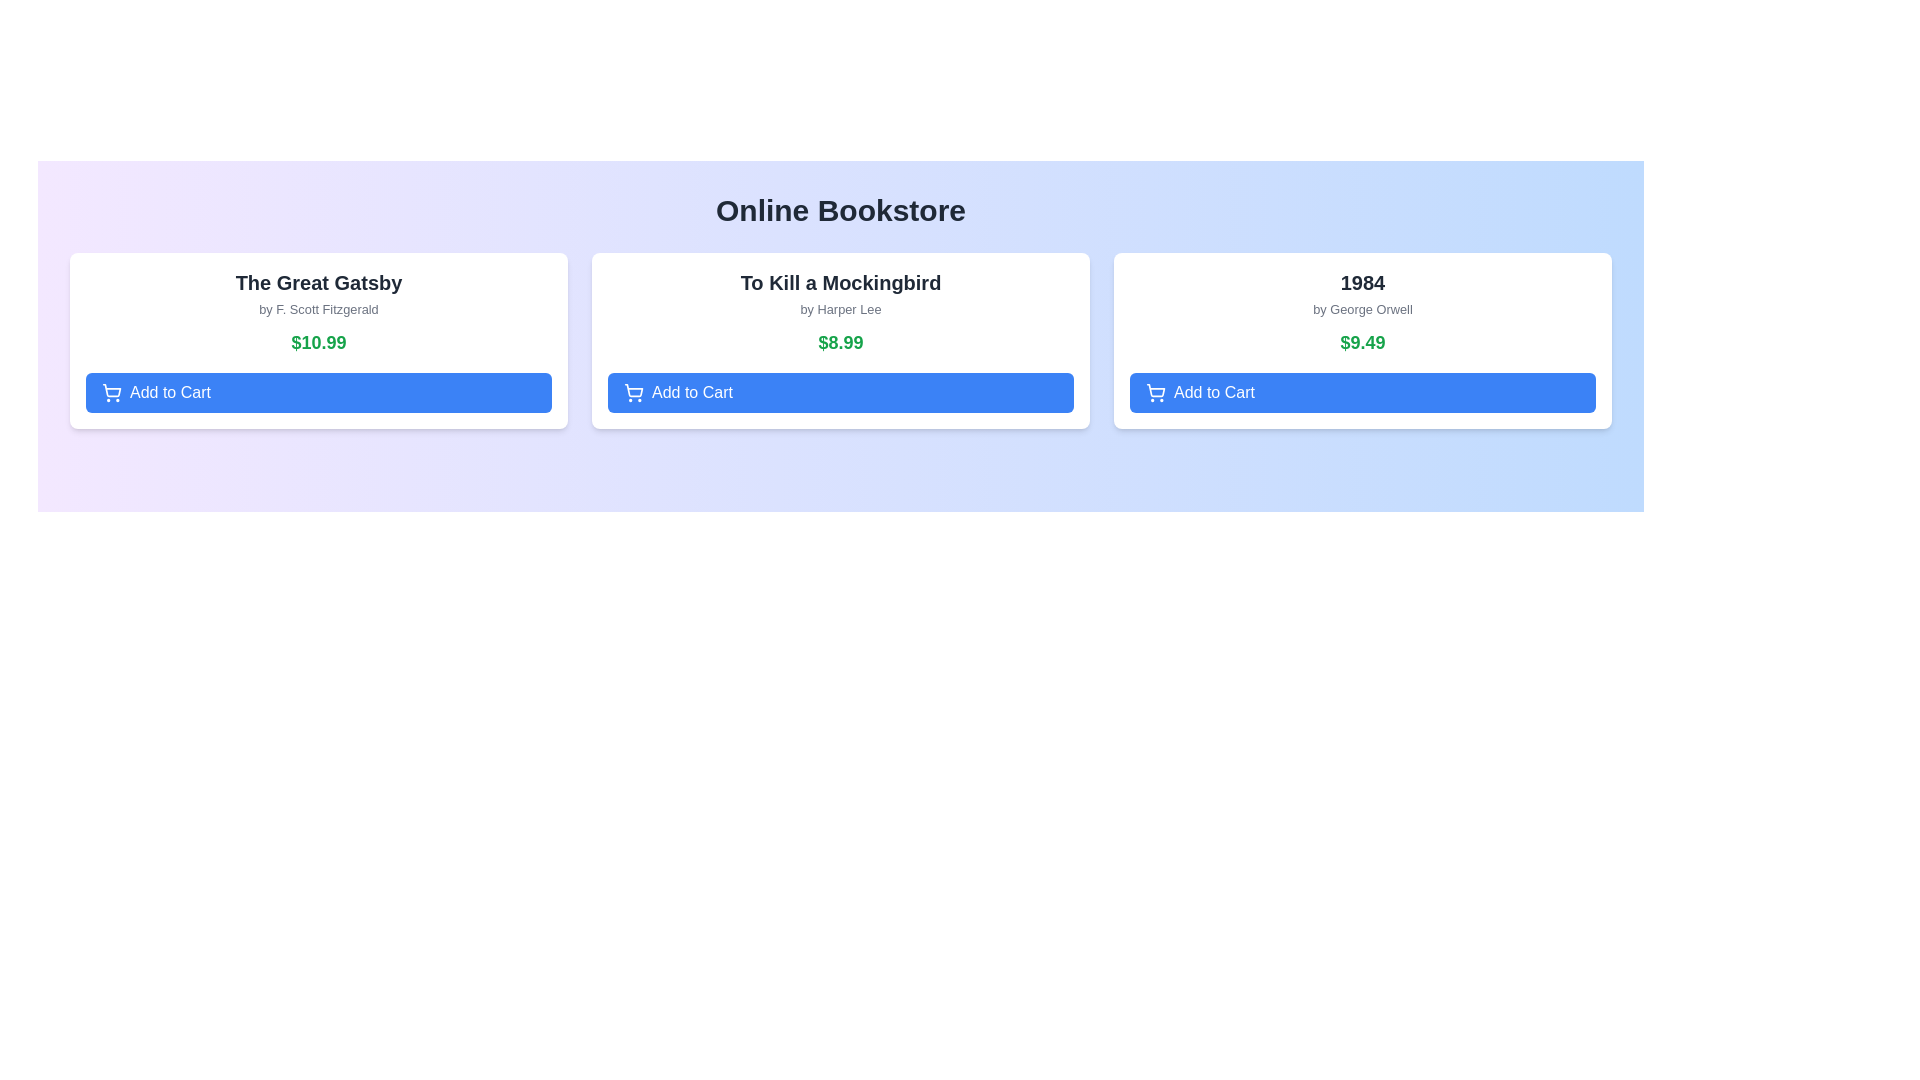 The height and width of the screenshot is (1080, 1920). Describe the element at coordinates (317, 282) in the screenshot. I see `the text label displaying 'The Great Gatsby', which is the title text at the top of the first product card in a row of three cards` at that location.